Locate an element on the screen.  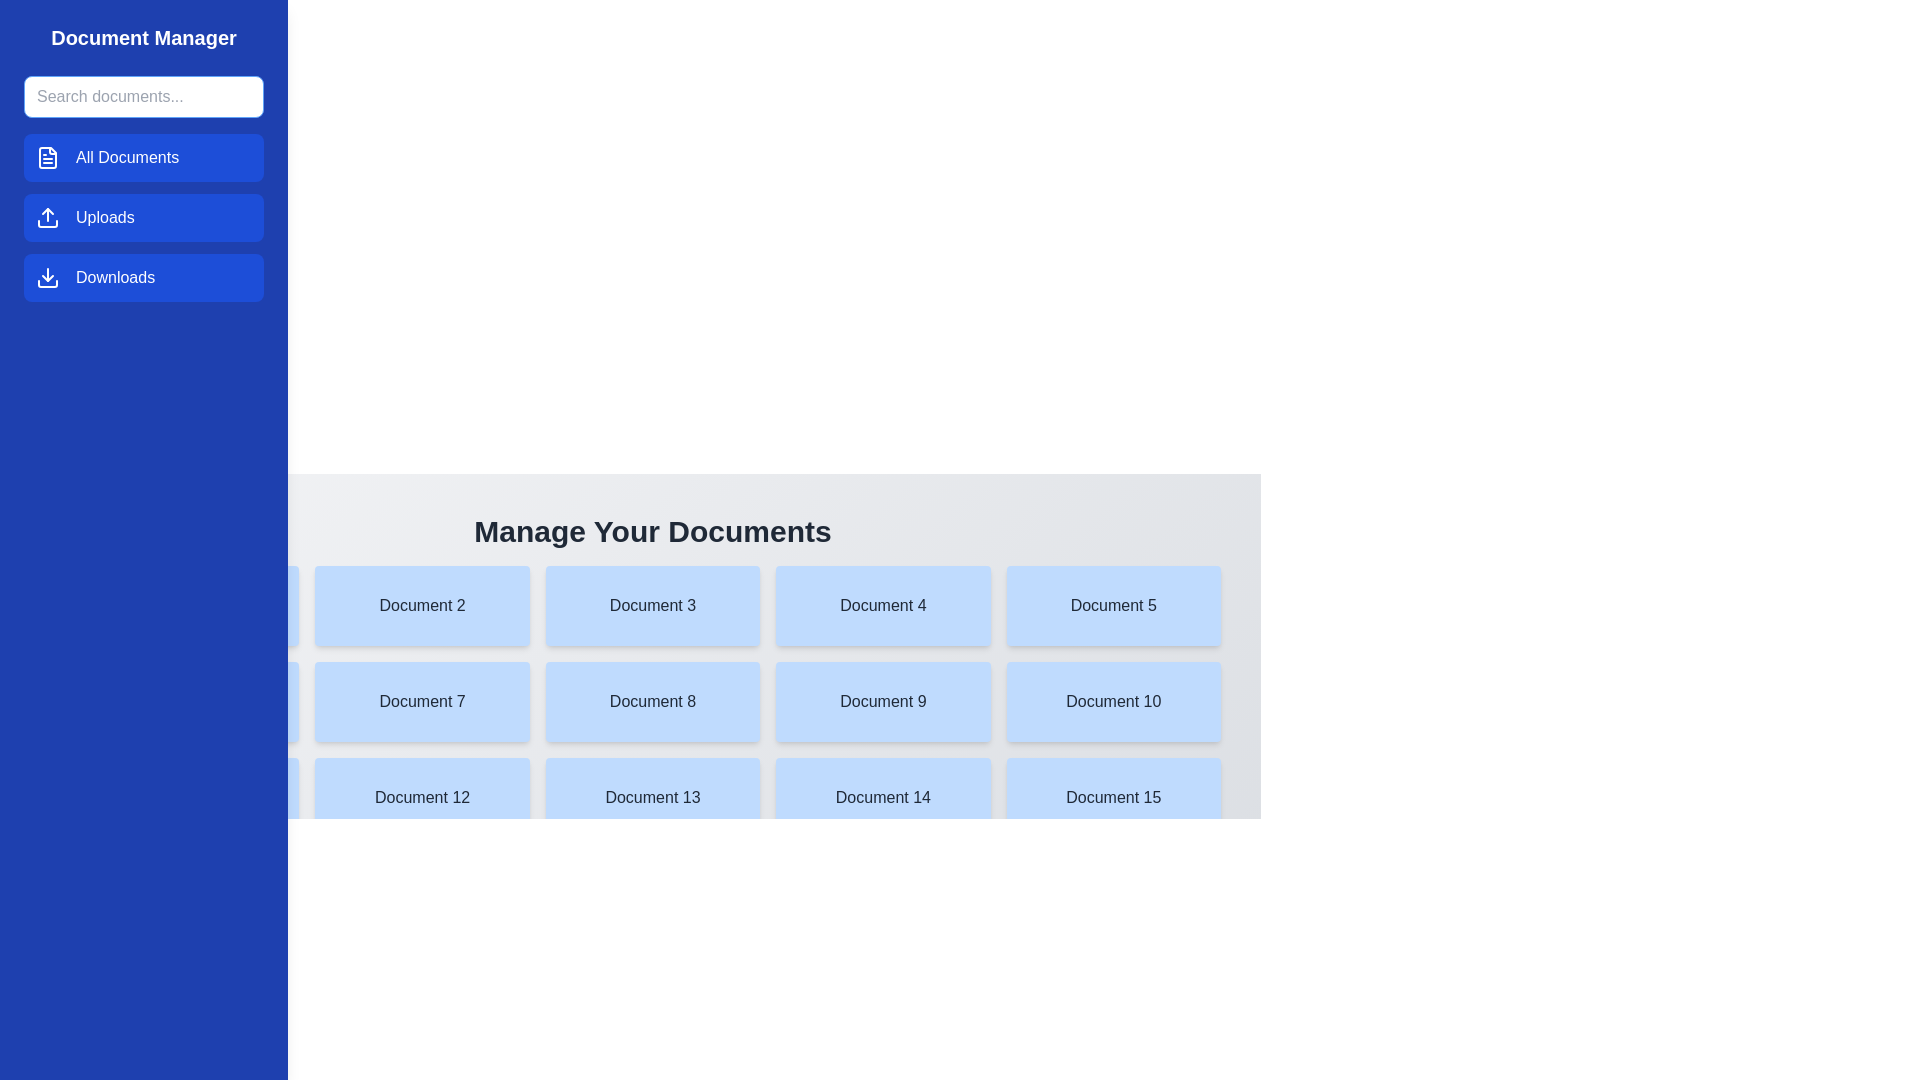
the menu button to toggle the drawer open or closed is located at coordinates (61, 489).